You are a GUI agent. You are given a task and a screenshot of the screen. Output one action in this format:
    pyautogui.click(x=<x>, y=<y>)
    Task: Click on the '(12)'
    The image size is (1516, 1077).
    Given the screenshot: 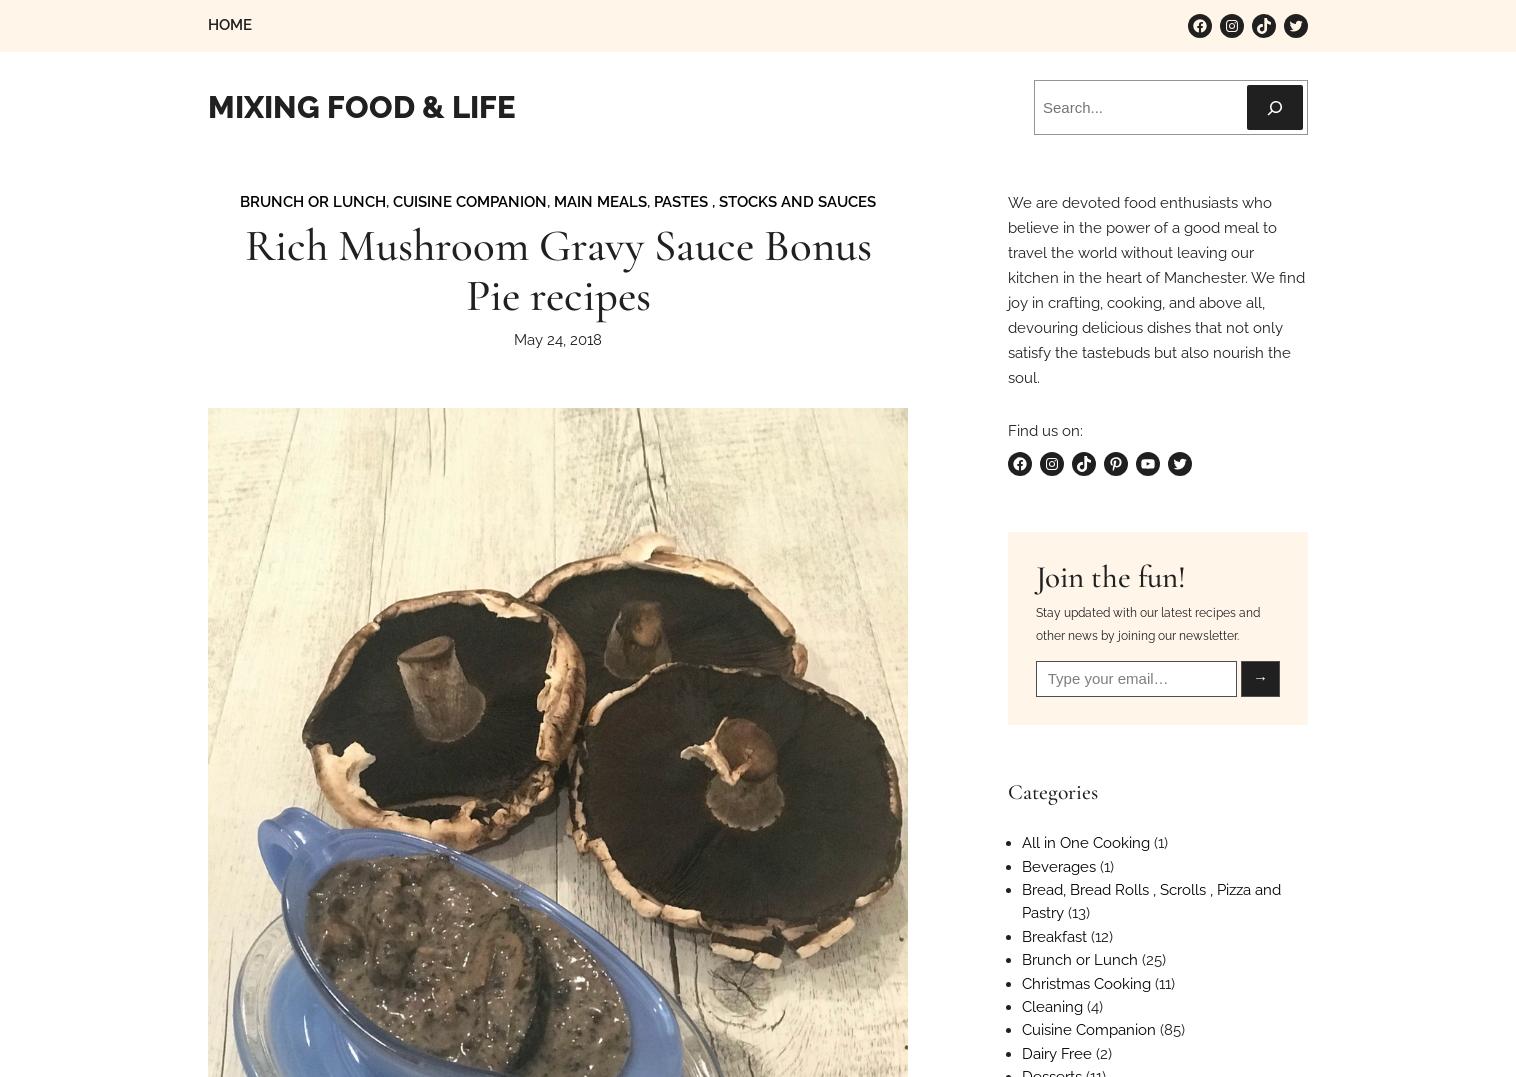 What is the action you would take?
    pyautogui.click(x=1098, y=935)
    